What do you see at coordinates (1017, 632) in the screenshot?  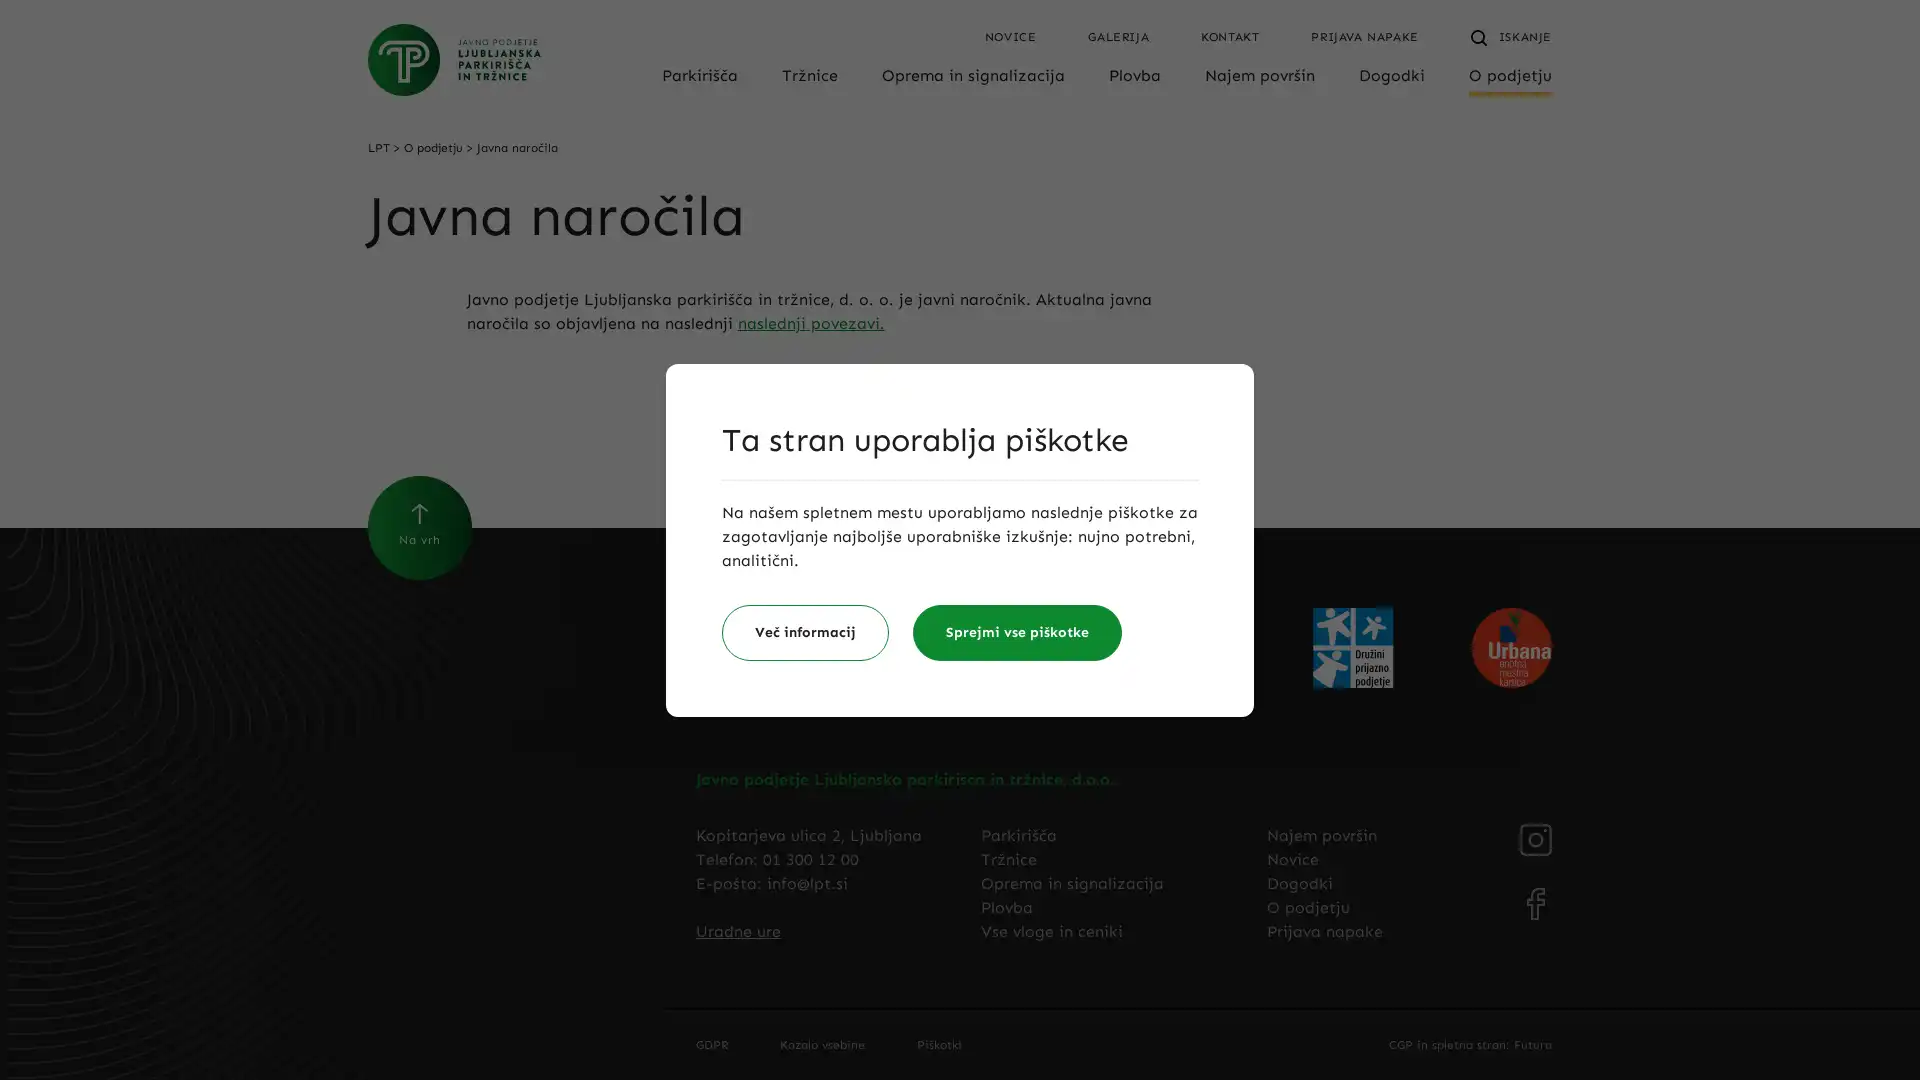 I see `Sprejmi vse piskotke` at bounding box center [1017, 632].